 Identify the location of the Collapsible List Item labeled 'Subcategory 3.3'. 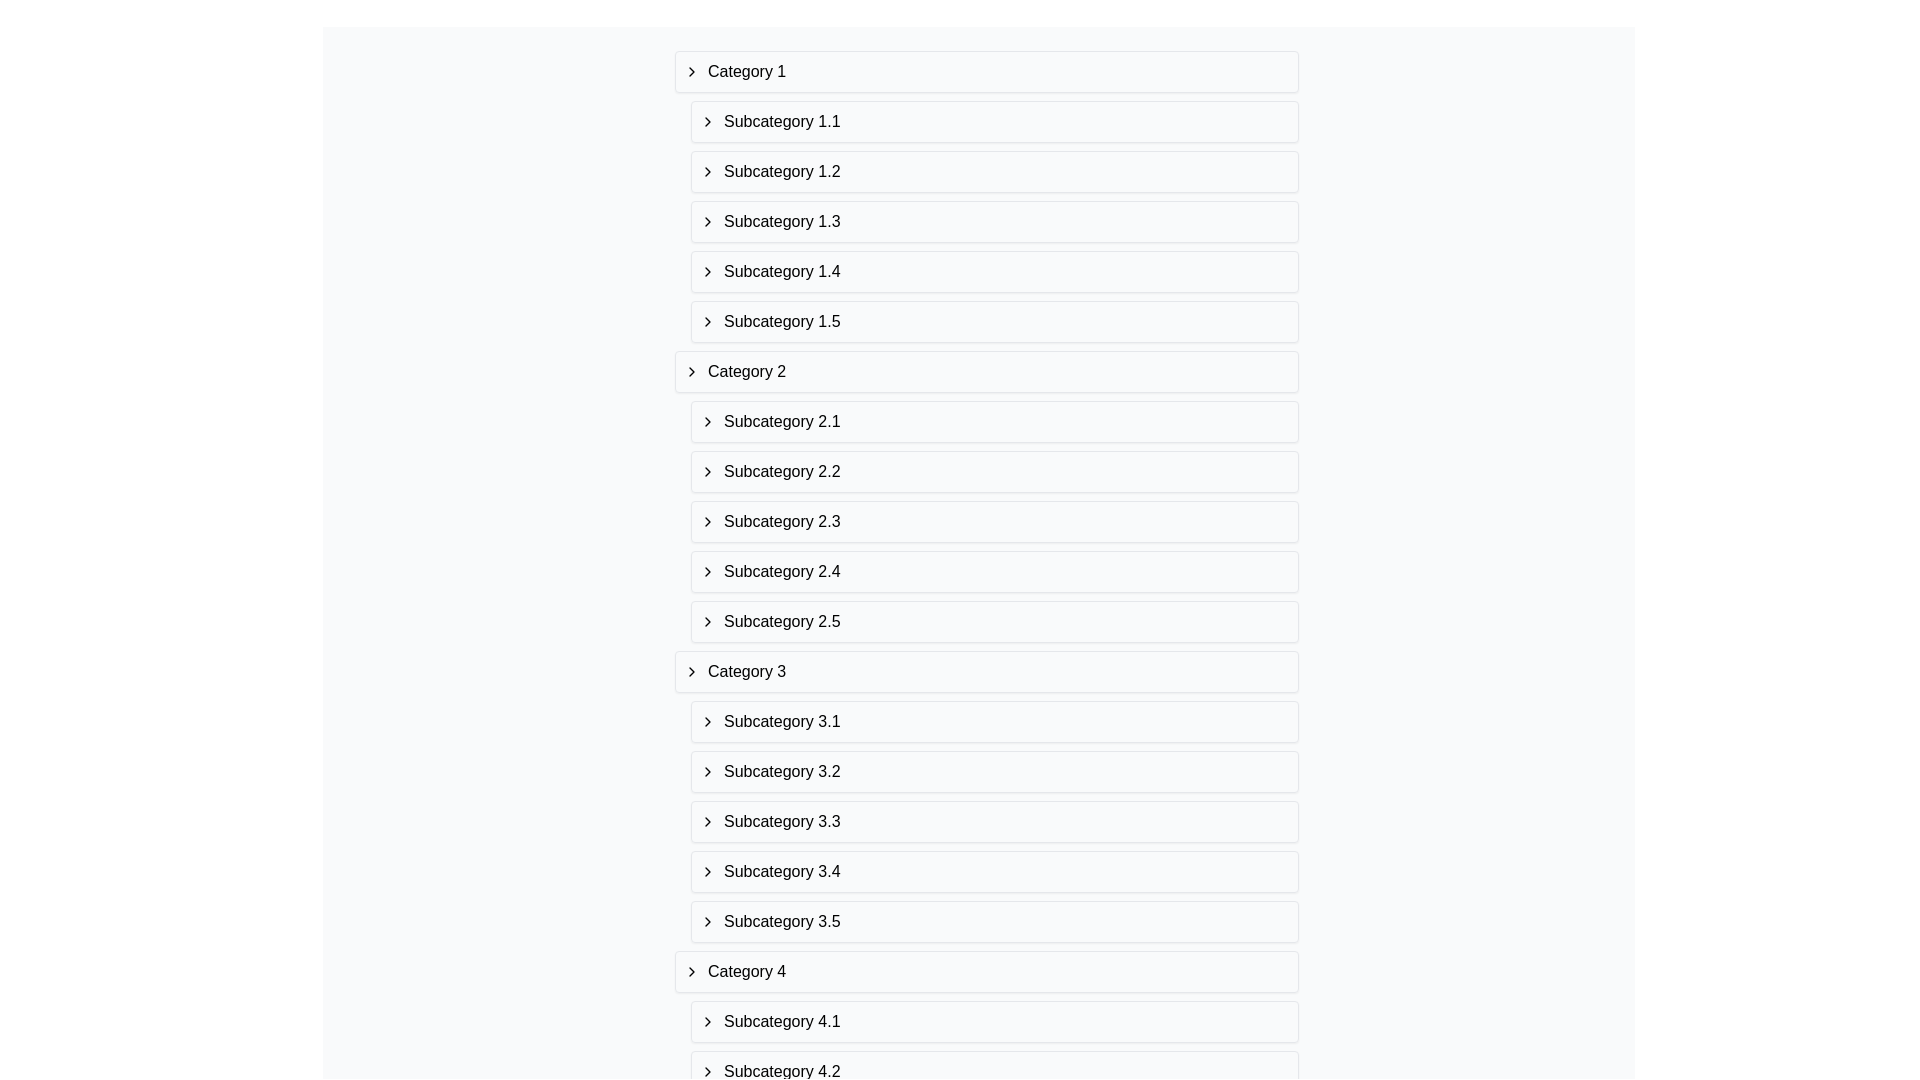
(994, 821).